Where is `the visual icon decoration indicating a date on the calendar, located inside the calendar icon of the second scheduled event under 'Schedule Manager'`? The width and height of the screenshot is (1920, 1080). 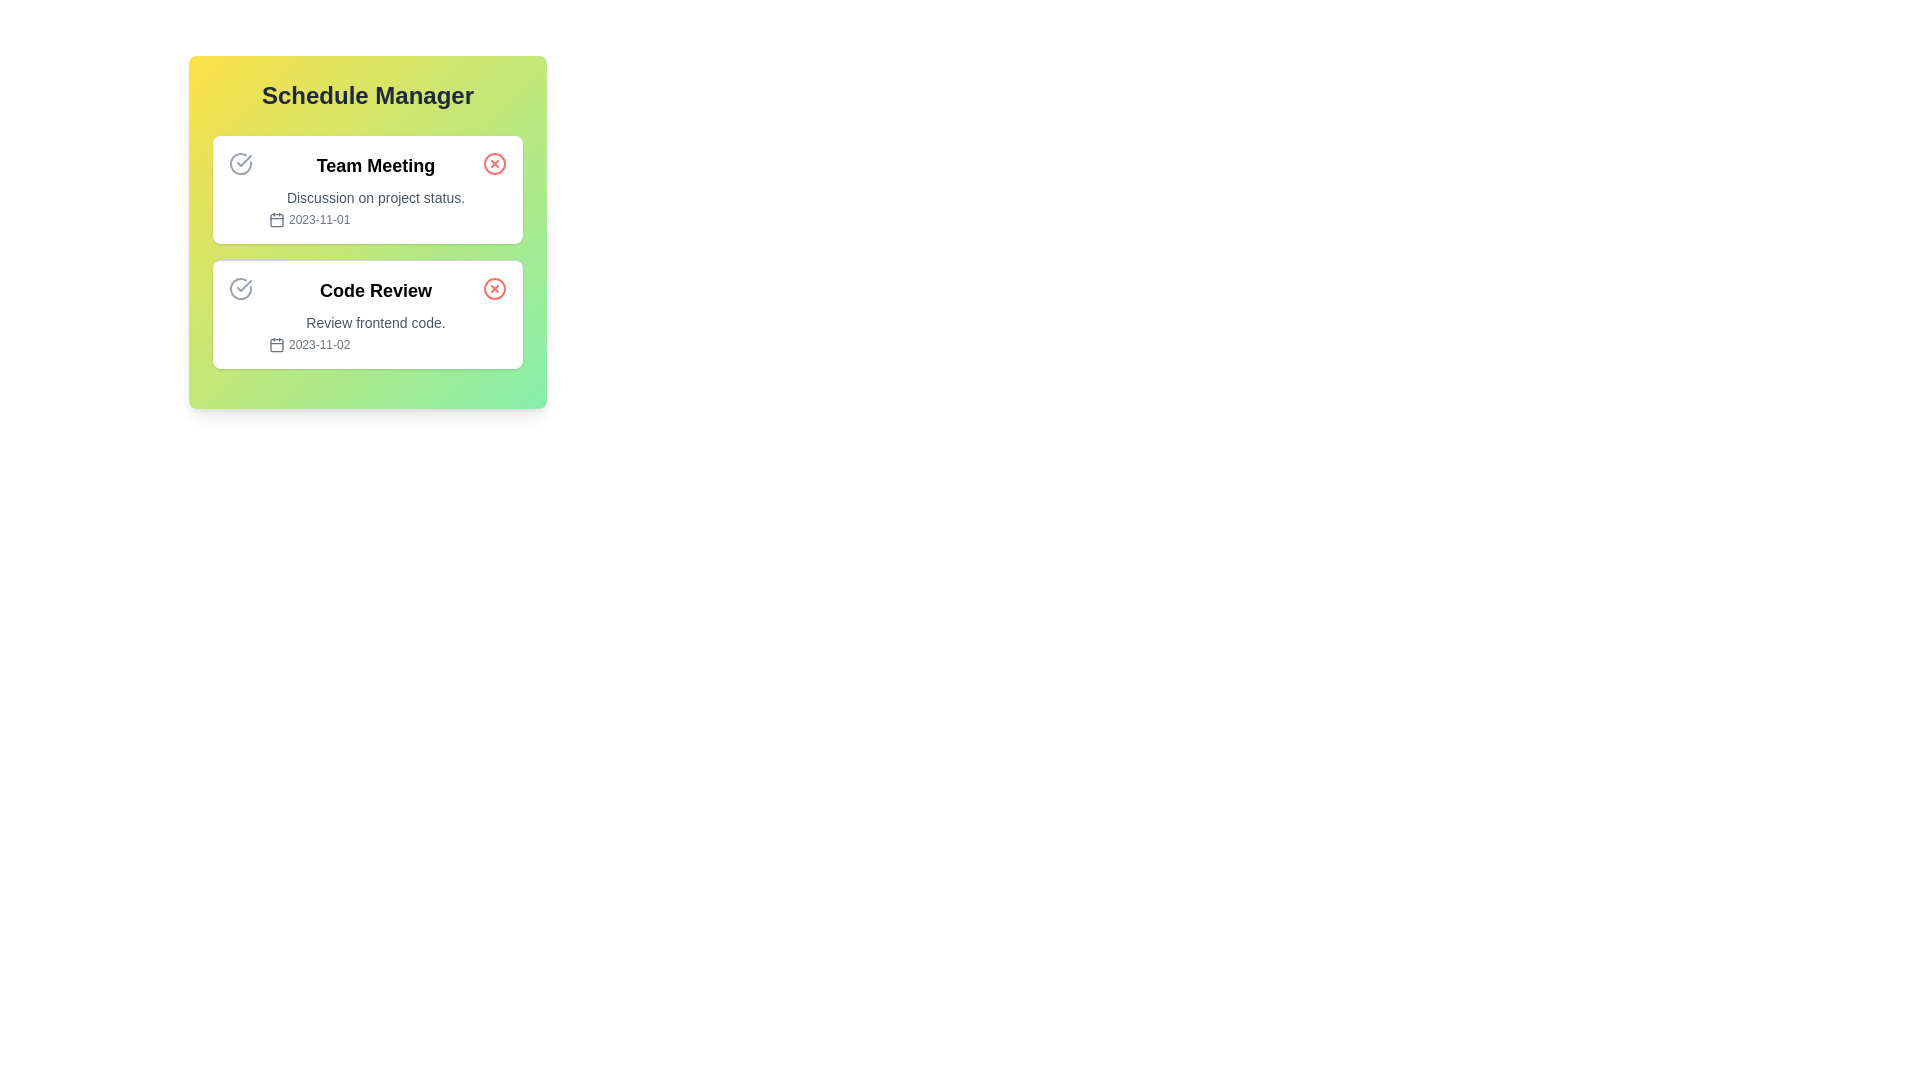 the visual icon decoration indicating a date on the calendar, located inside the calendar icon of the second scheduled event under 'Schedule Manager' is located at coordinates (276, 343).